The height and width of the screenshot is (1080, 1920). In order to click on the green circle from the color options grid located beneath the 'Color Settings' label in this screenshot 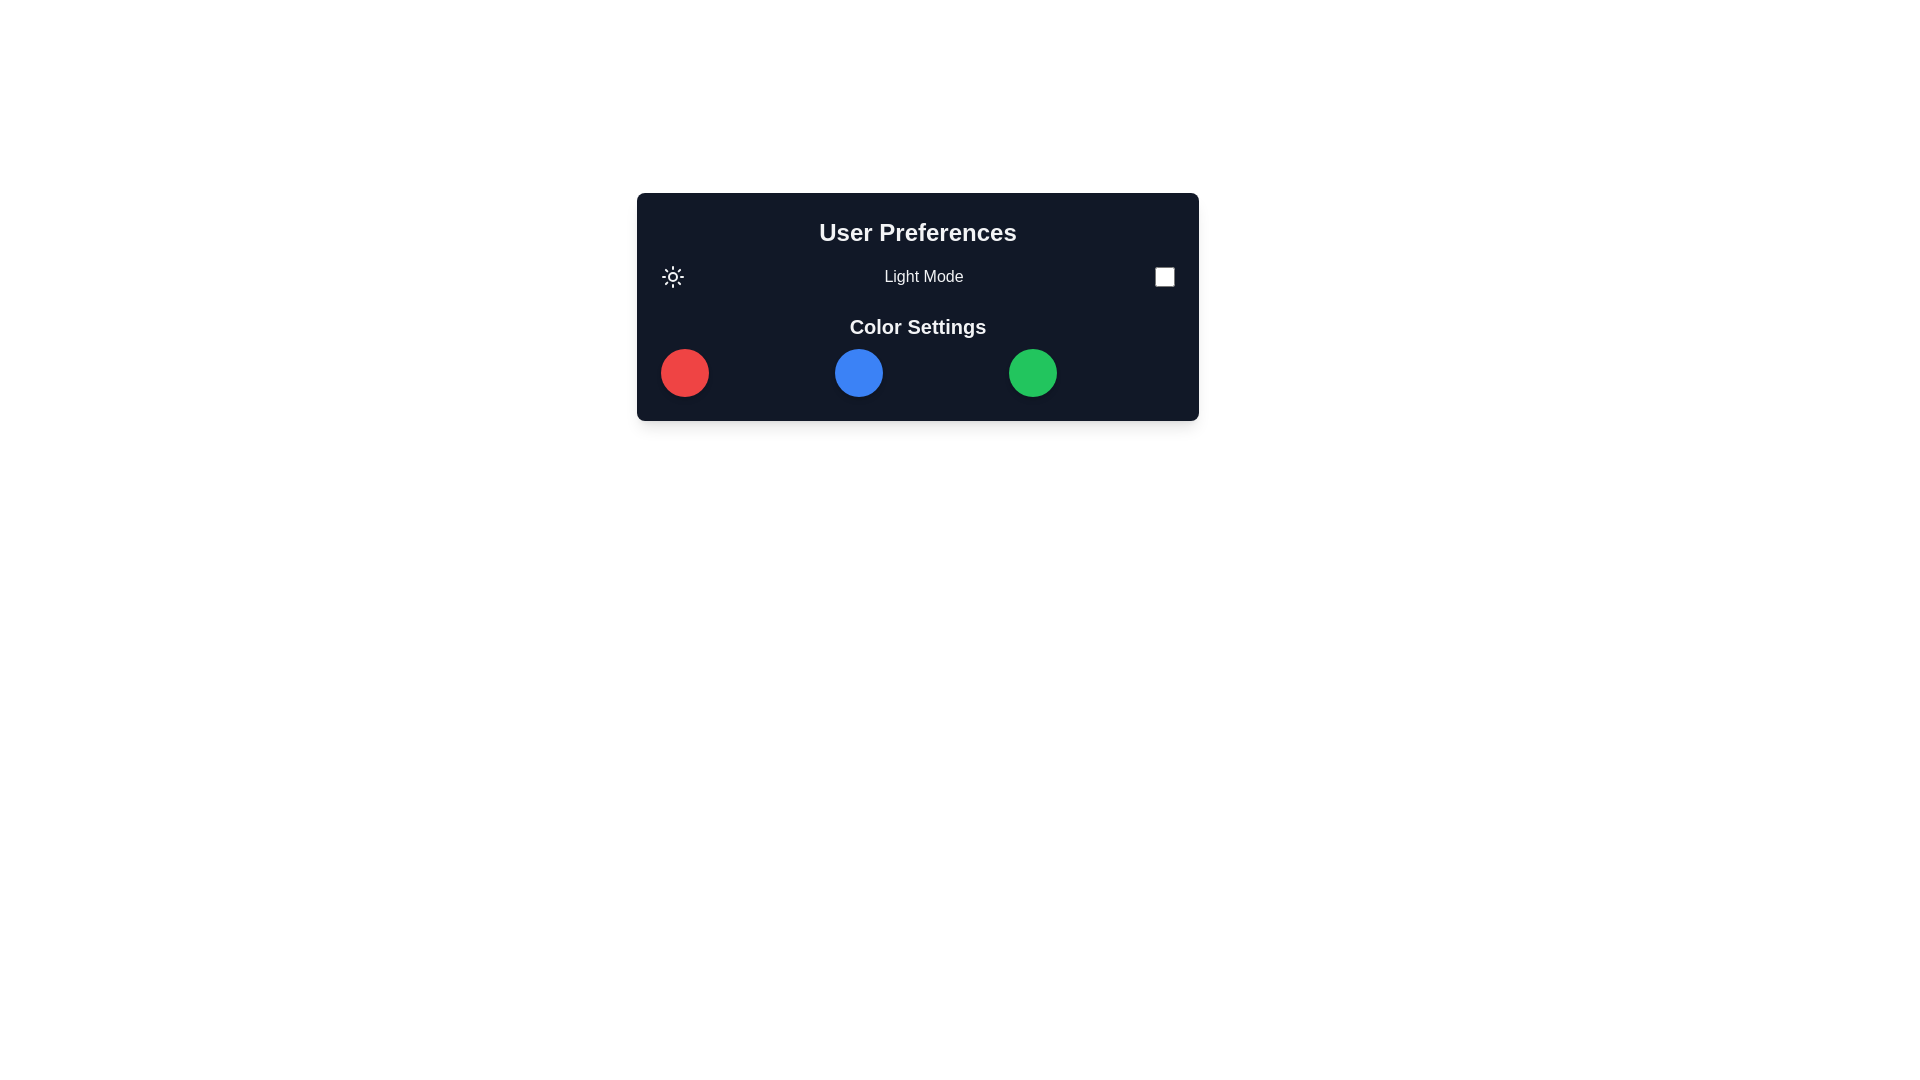, I will do `click(916, 373)`.